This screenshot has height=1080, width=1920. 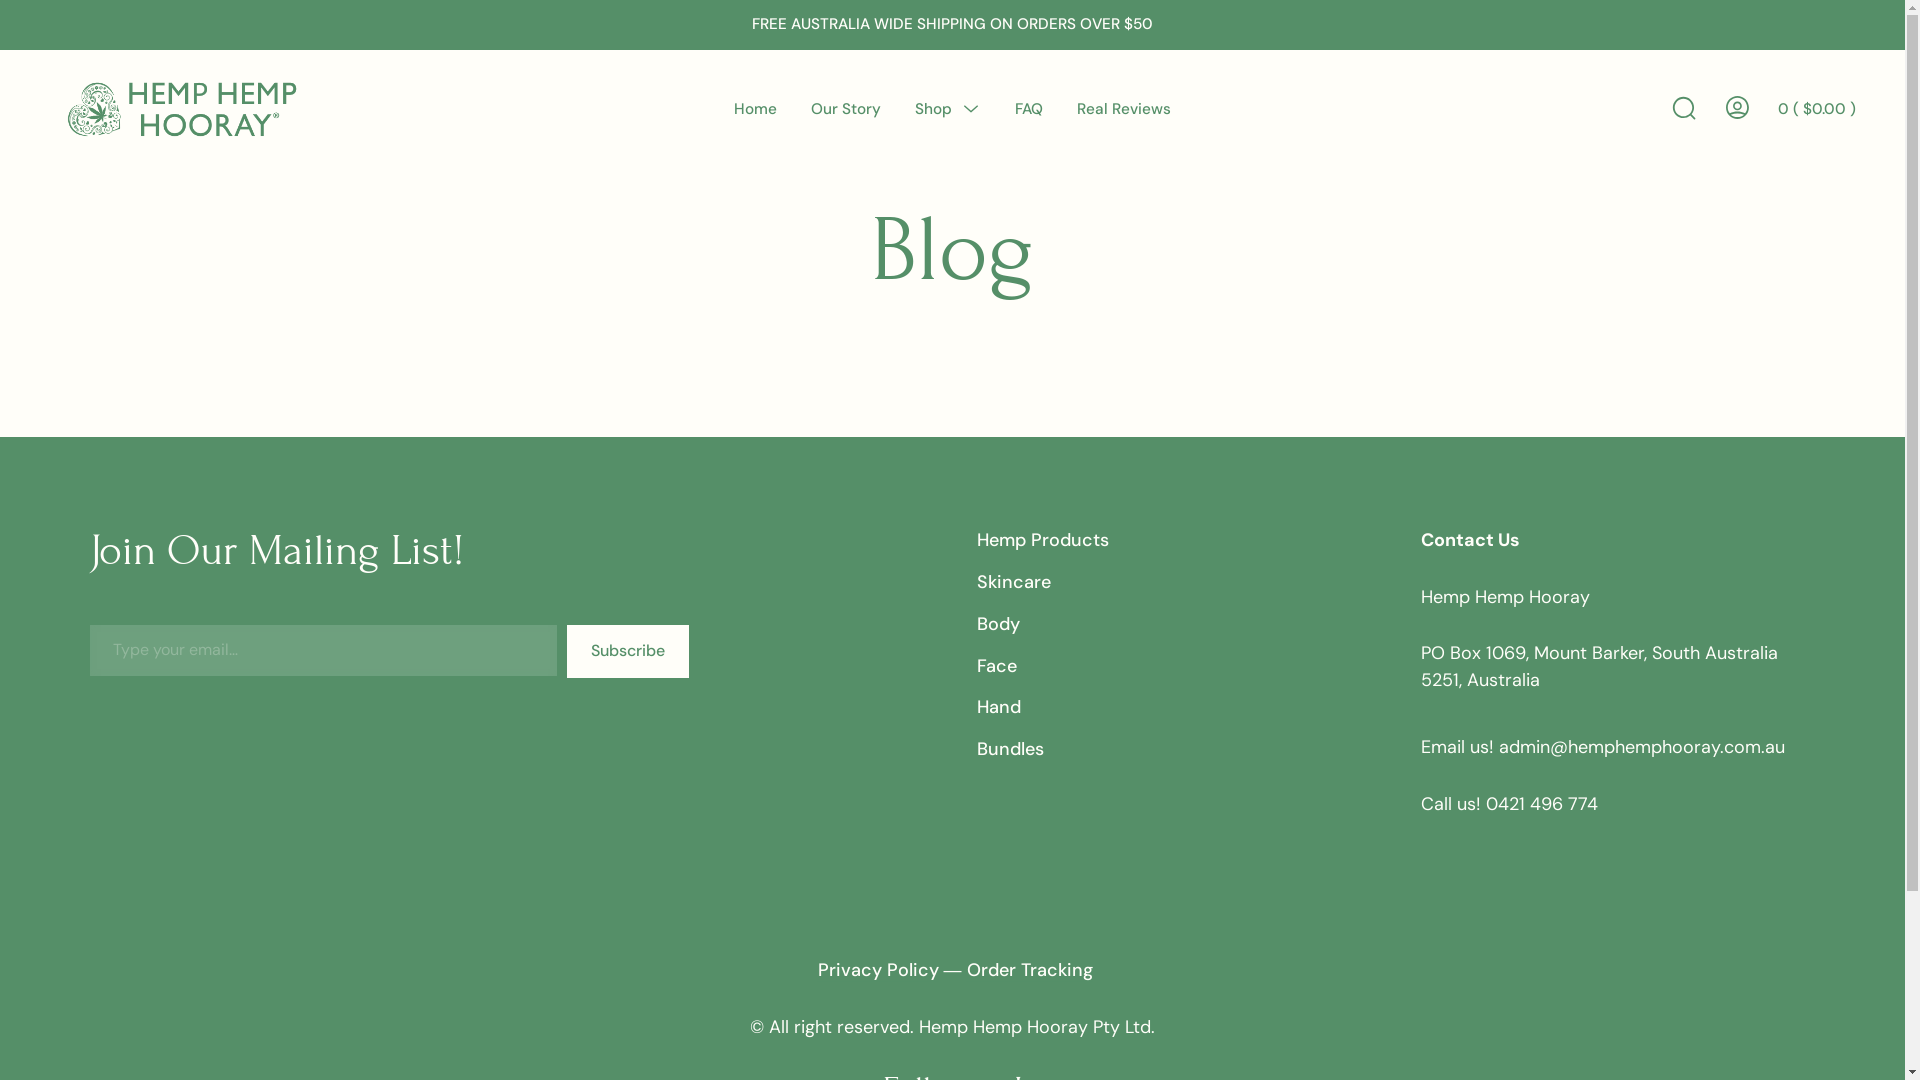 I want to click on 'Go To My Account', so click(x=1735, y=108).